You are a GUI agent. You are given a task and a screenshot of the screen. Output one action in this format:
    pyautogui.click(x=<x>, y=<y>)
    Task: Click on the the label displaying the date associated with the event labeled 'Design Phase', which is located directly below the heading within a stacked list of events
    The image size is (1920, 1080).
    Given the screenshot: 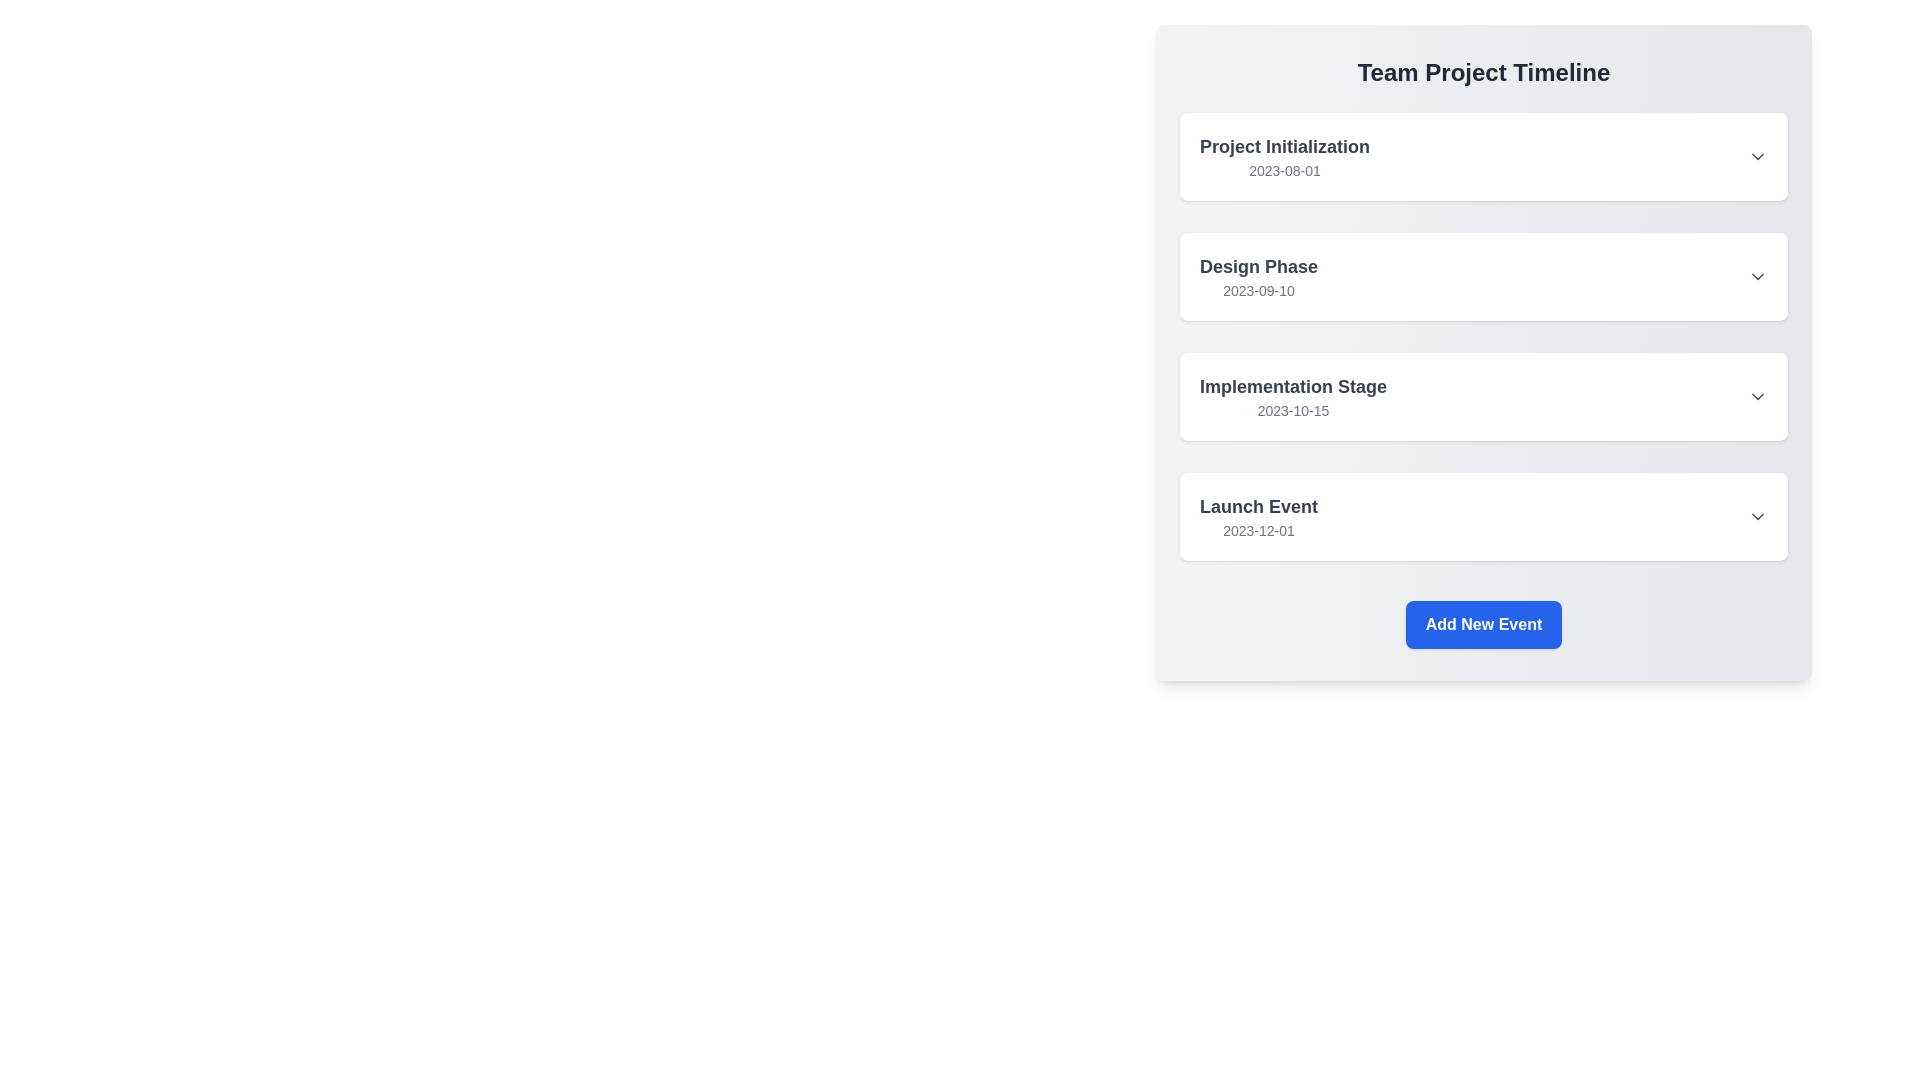 What is the action you would take?
    pyautogui.click(x=1257, y=290)
    